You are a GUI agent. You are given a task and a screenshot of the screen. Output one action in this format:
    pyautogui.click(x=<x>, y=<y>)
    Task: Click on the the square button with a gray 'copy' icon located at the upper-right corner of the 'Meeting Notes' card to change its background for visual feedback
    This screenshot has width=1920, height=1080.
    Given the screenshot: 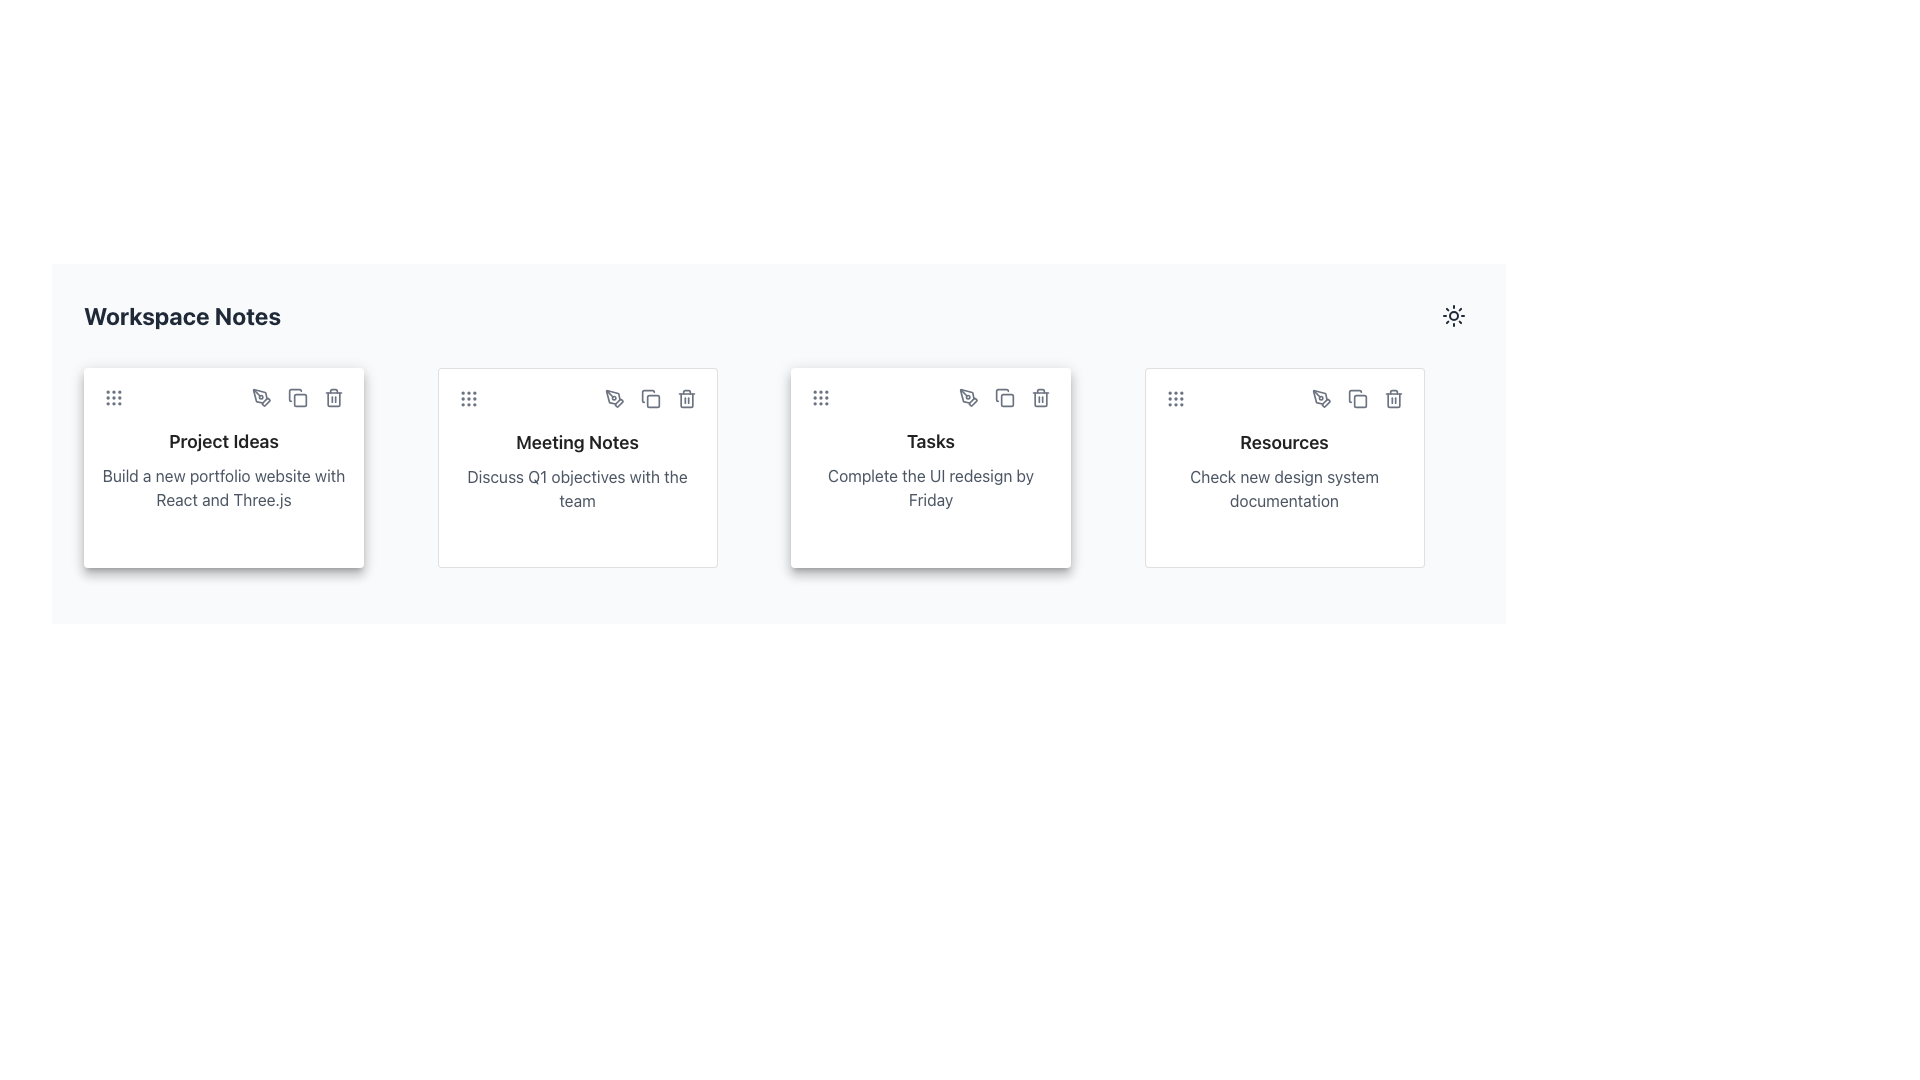 What is the action you would take?
    pyautogui.click(x=650, y=398)
    